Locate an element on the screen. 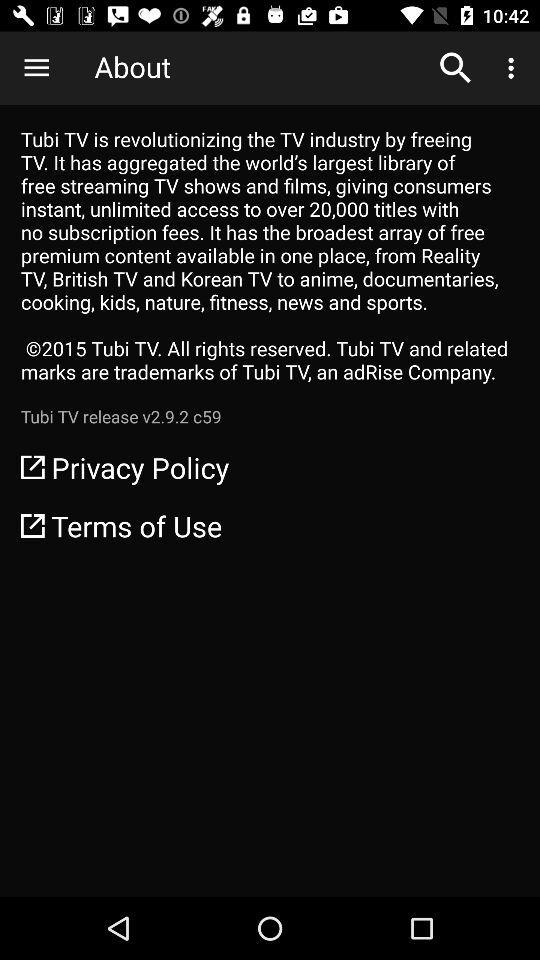 The height and width of the screenshot is (960, 540). icon above tubi tv is is located at coordinates (36, 68).